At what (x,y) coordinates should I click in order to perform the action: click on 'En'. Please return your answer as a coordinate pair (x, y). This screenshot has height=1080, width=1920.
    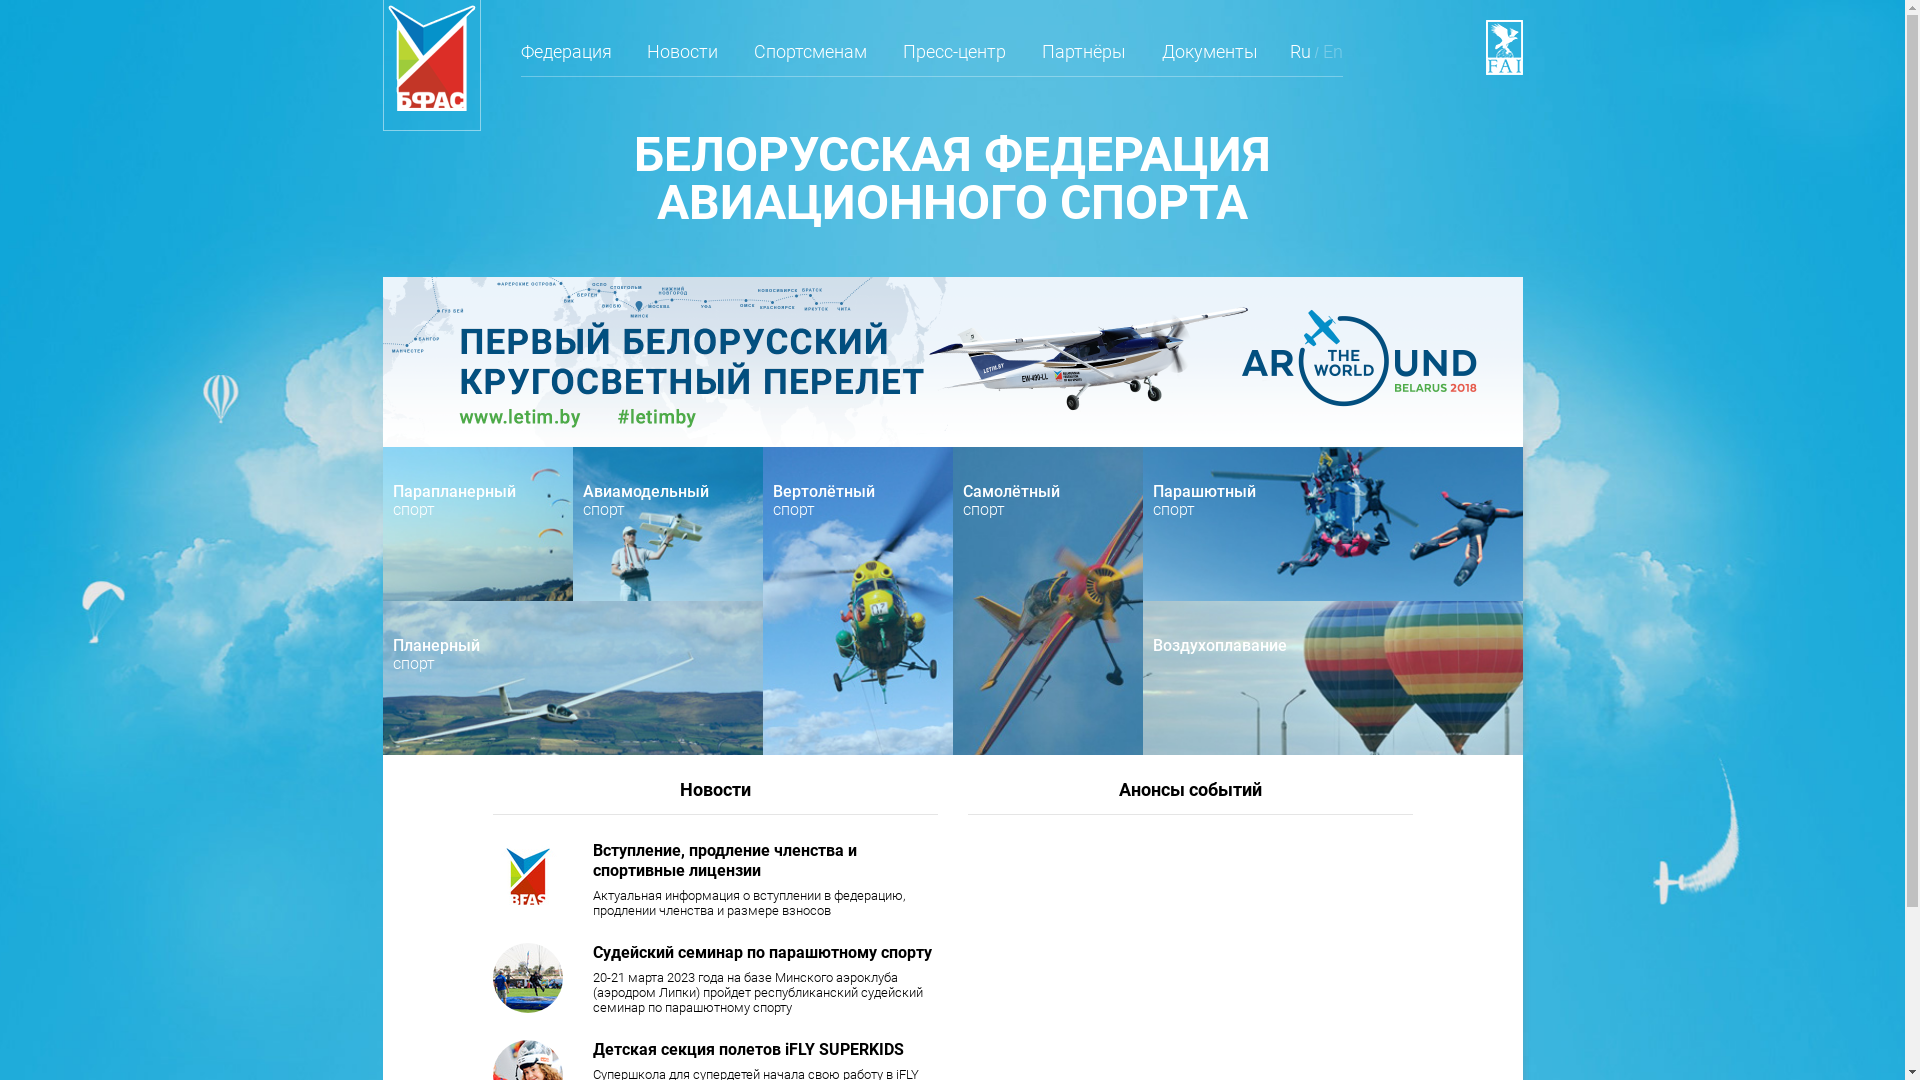
    Looking at the image, I should click on (1323, 58).